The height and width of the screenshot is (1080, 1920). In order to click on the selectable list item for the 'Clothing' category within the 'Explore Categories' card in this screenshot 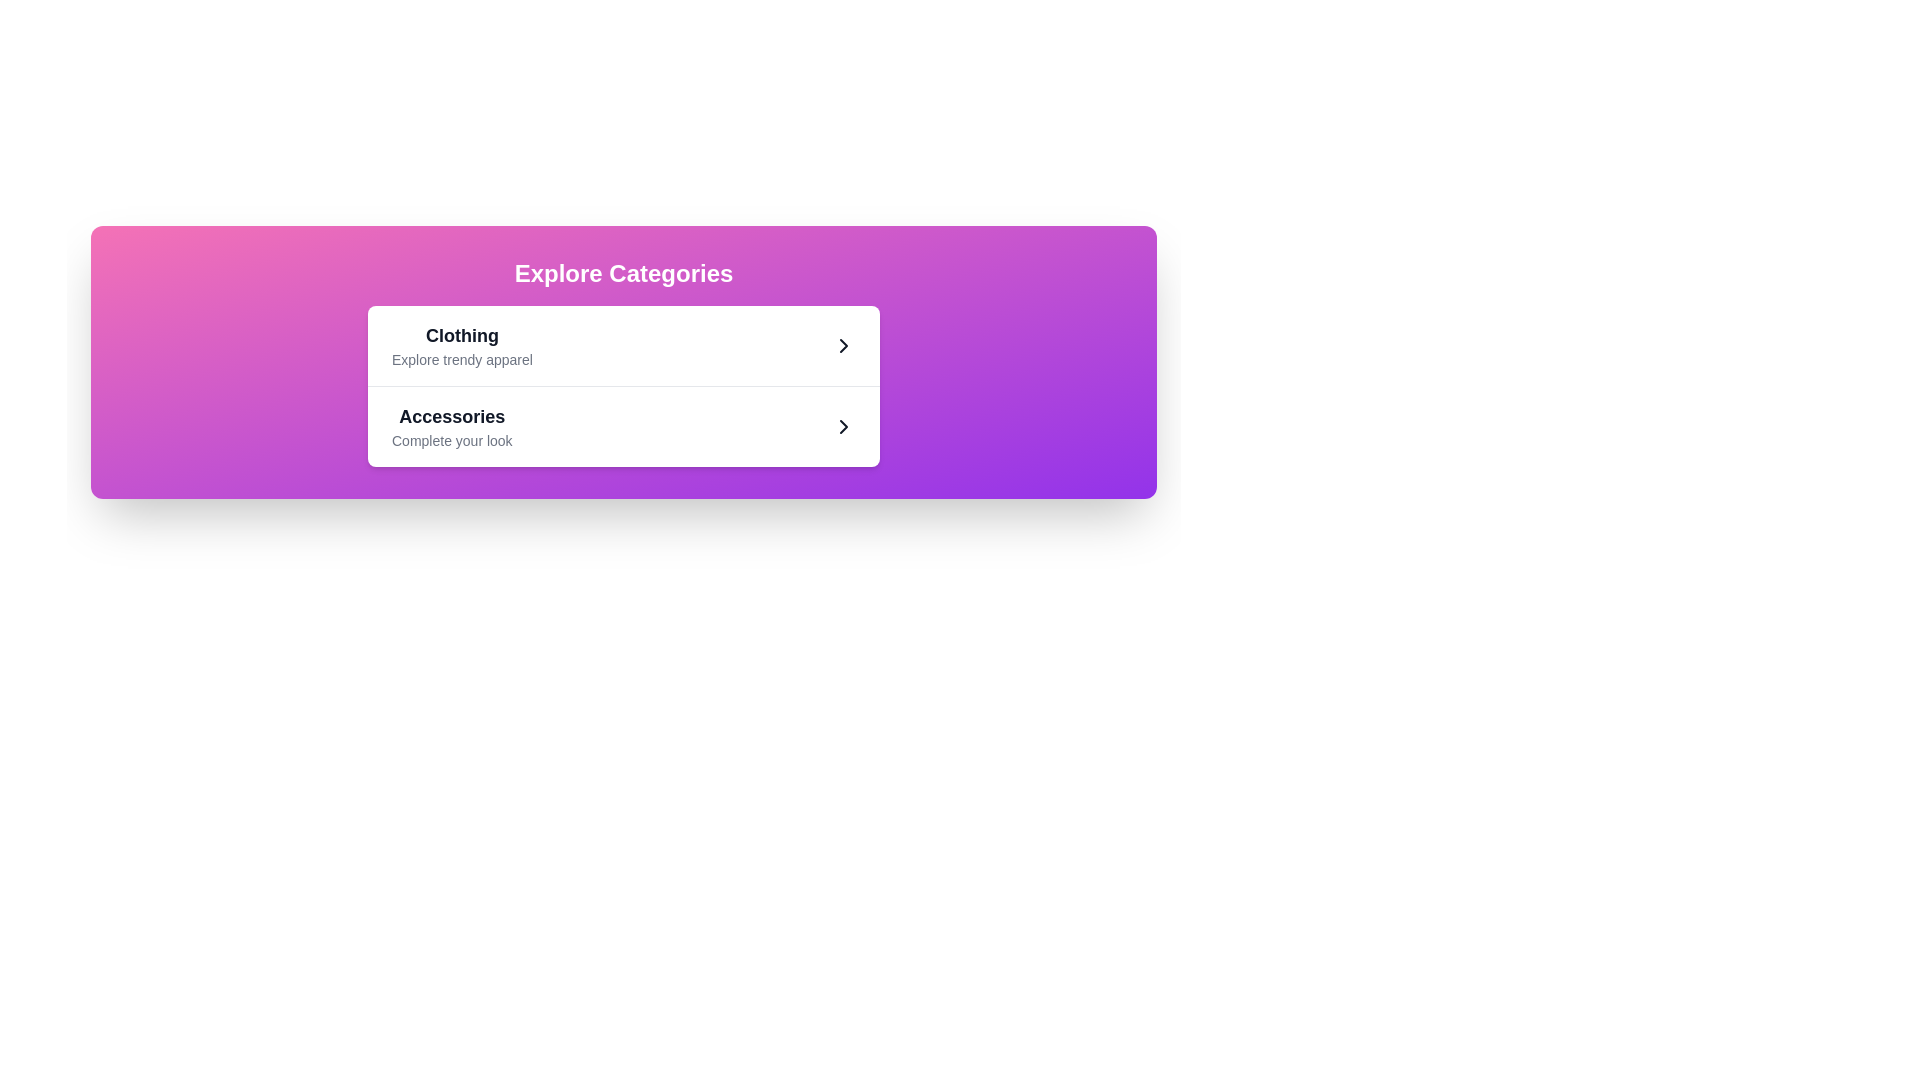, I will do `click(623, 345)`.